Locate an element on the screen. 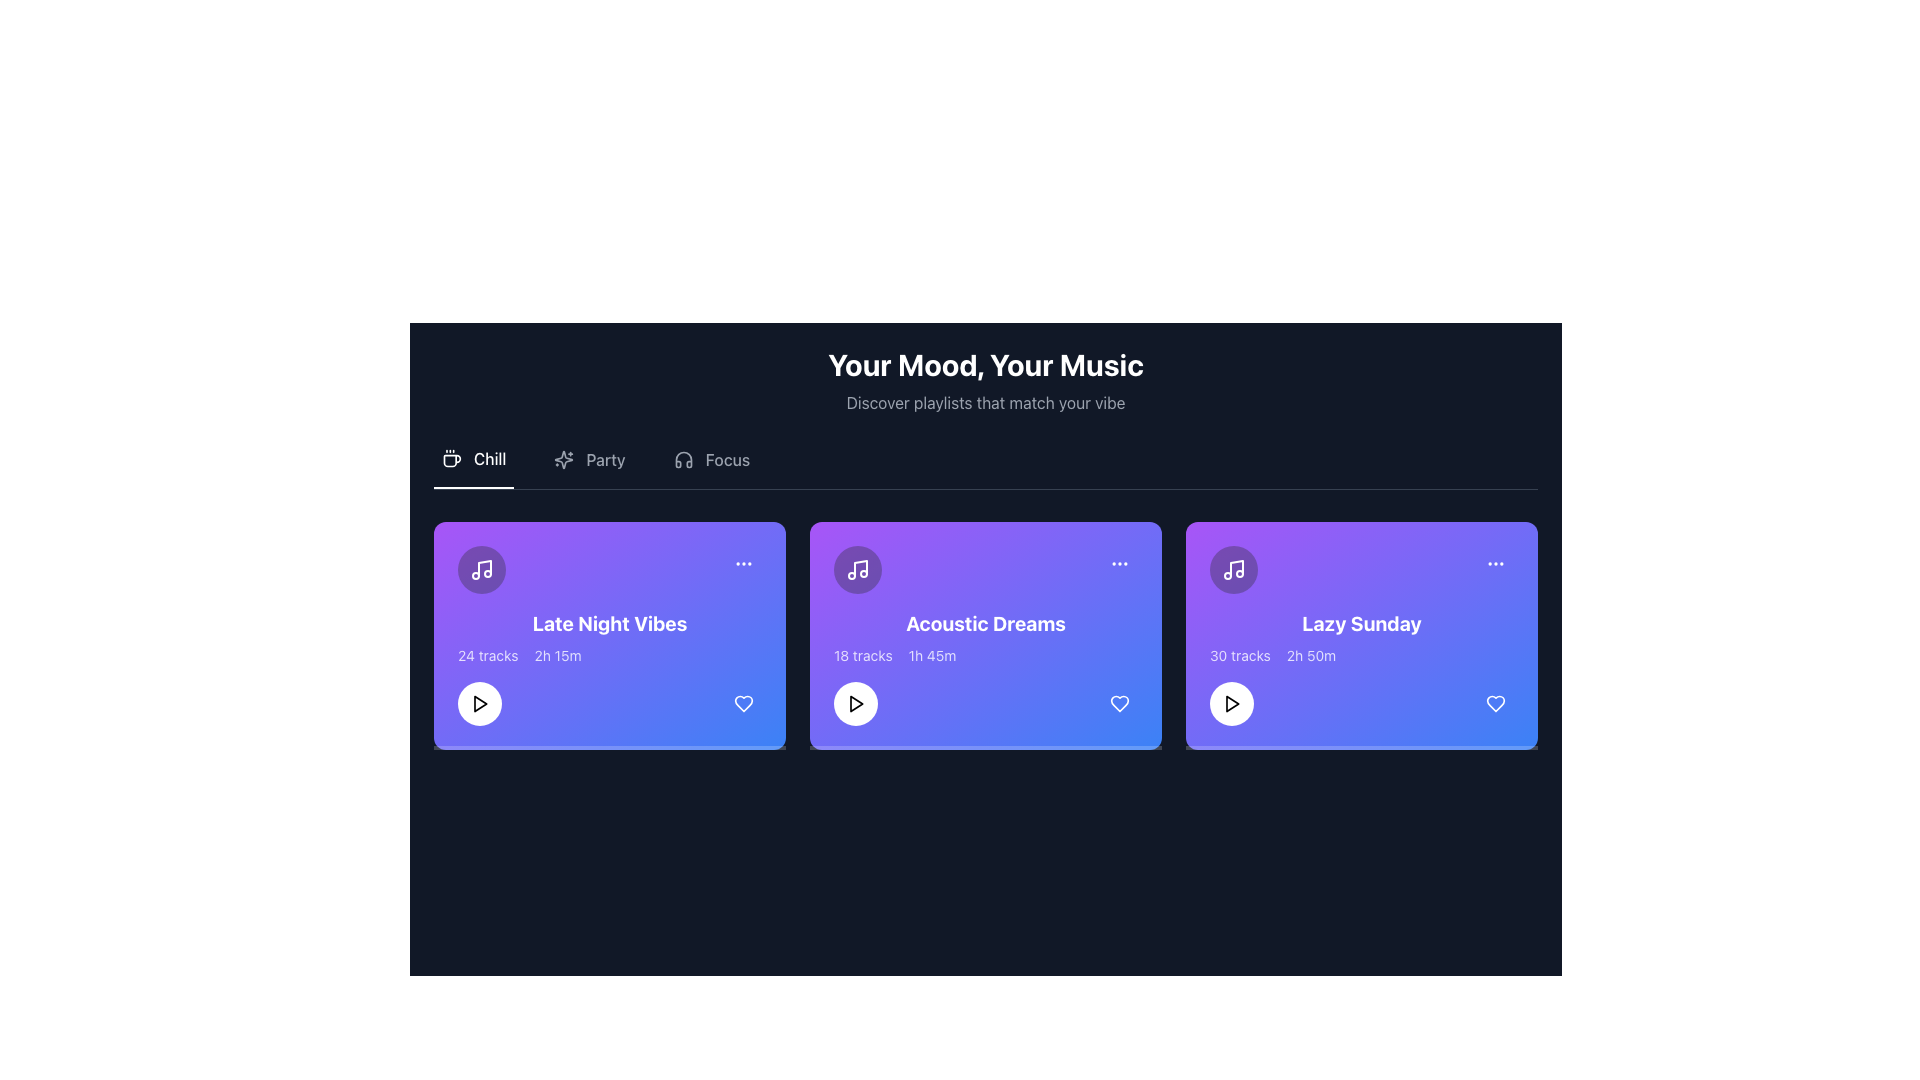 The width and height of the screenshot is (1920, 1080). the heart icon located at the bottom right corner of the 'Lazy Sunday' card to mark the content as favorite is located at coordinates (1496, 703).